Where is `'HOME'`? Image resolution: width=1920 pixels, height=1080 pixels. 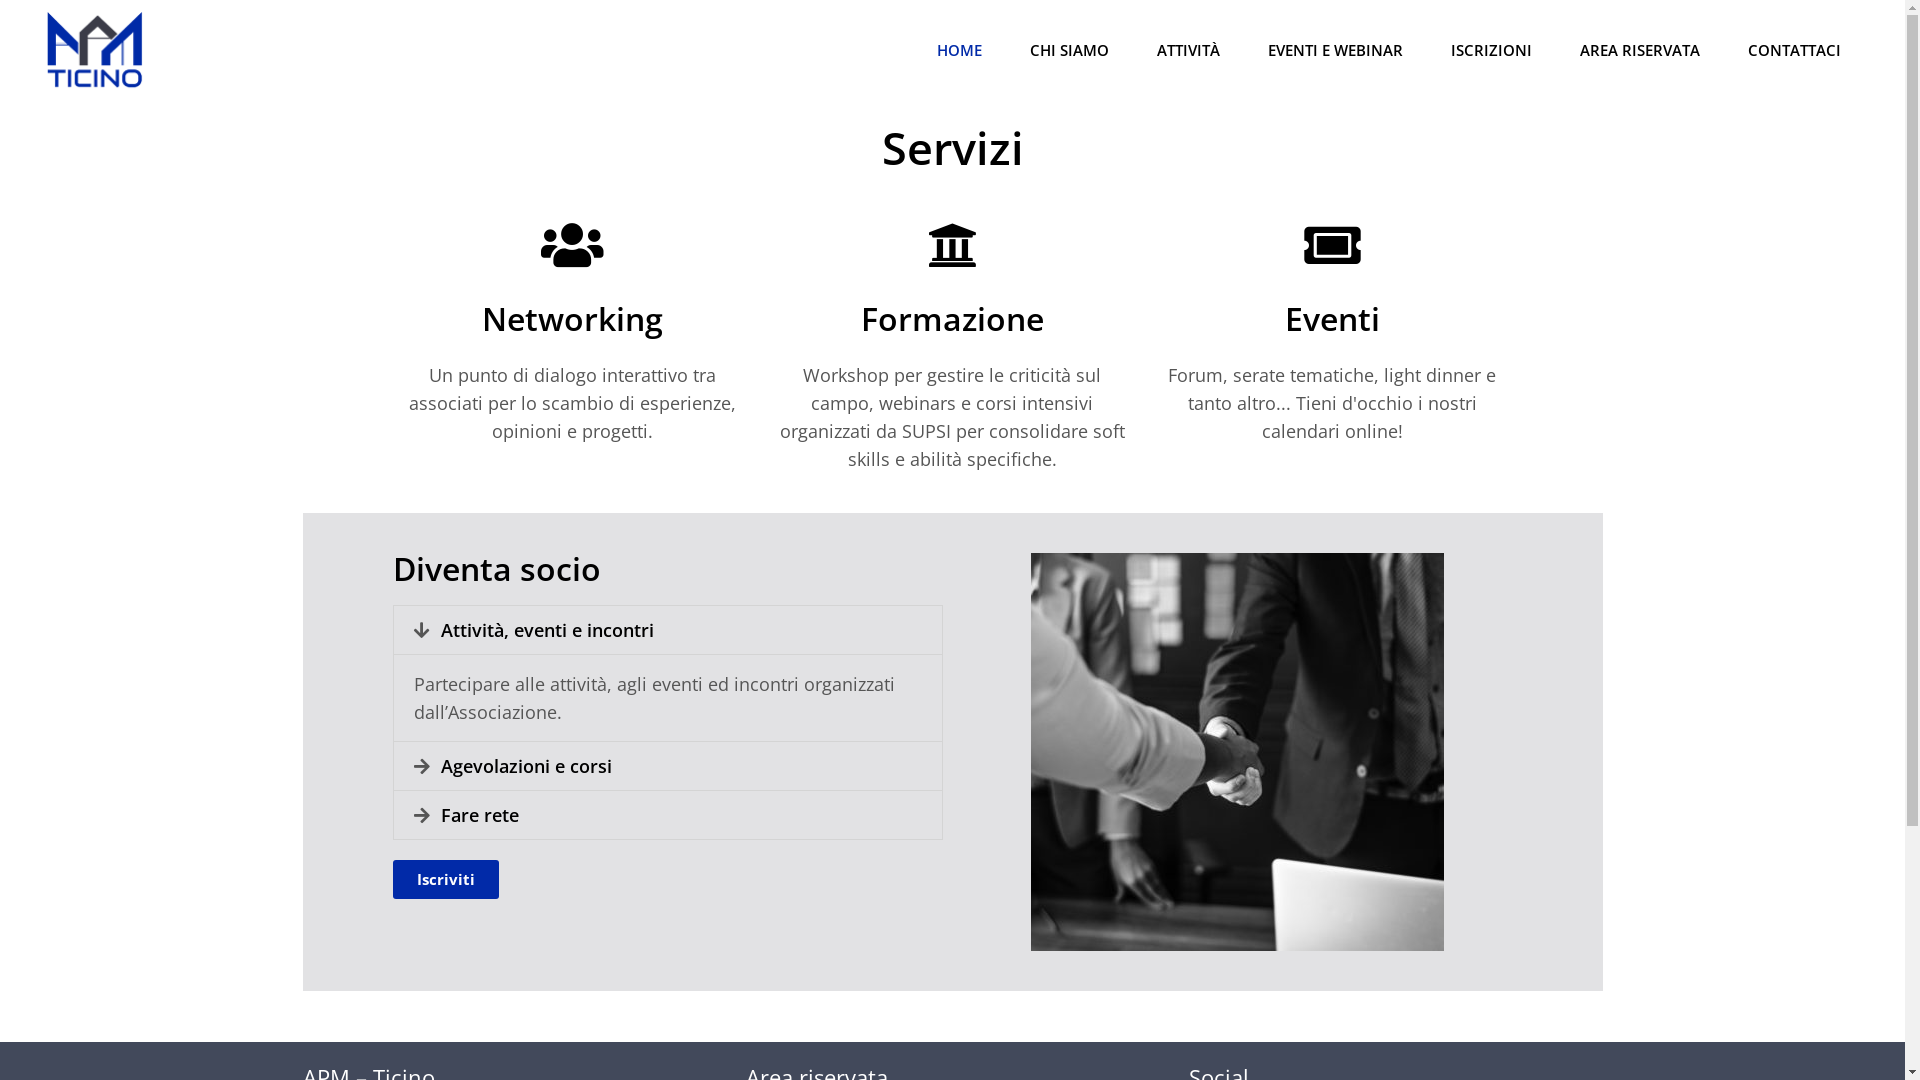
'HOME' is located at coordinates (958, 49).